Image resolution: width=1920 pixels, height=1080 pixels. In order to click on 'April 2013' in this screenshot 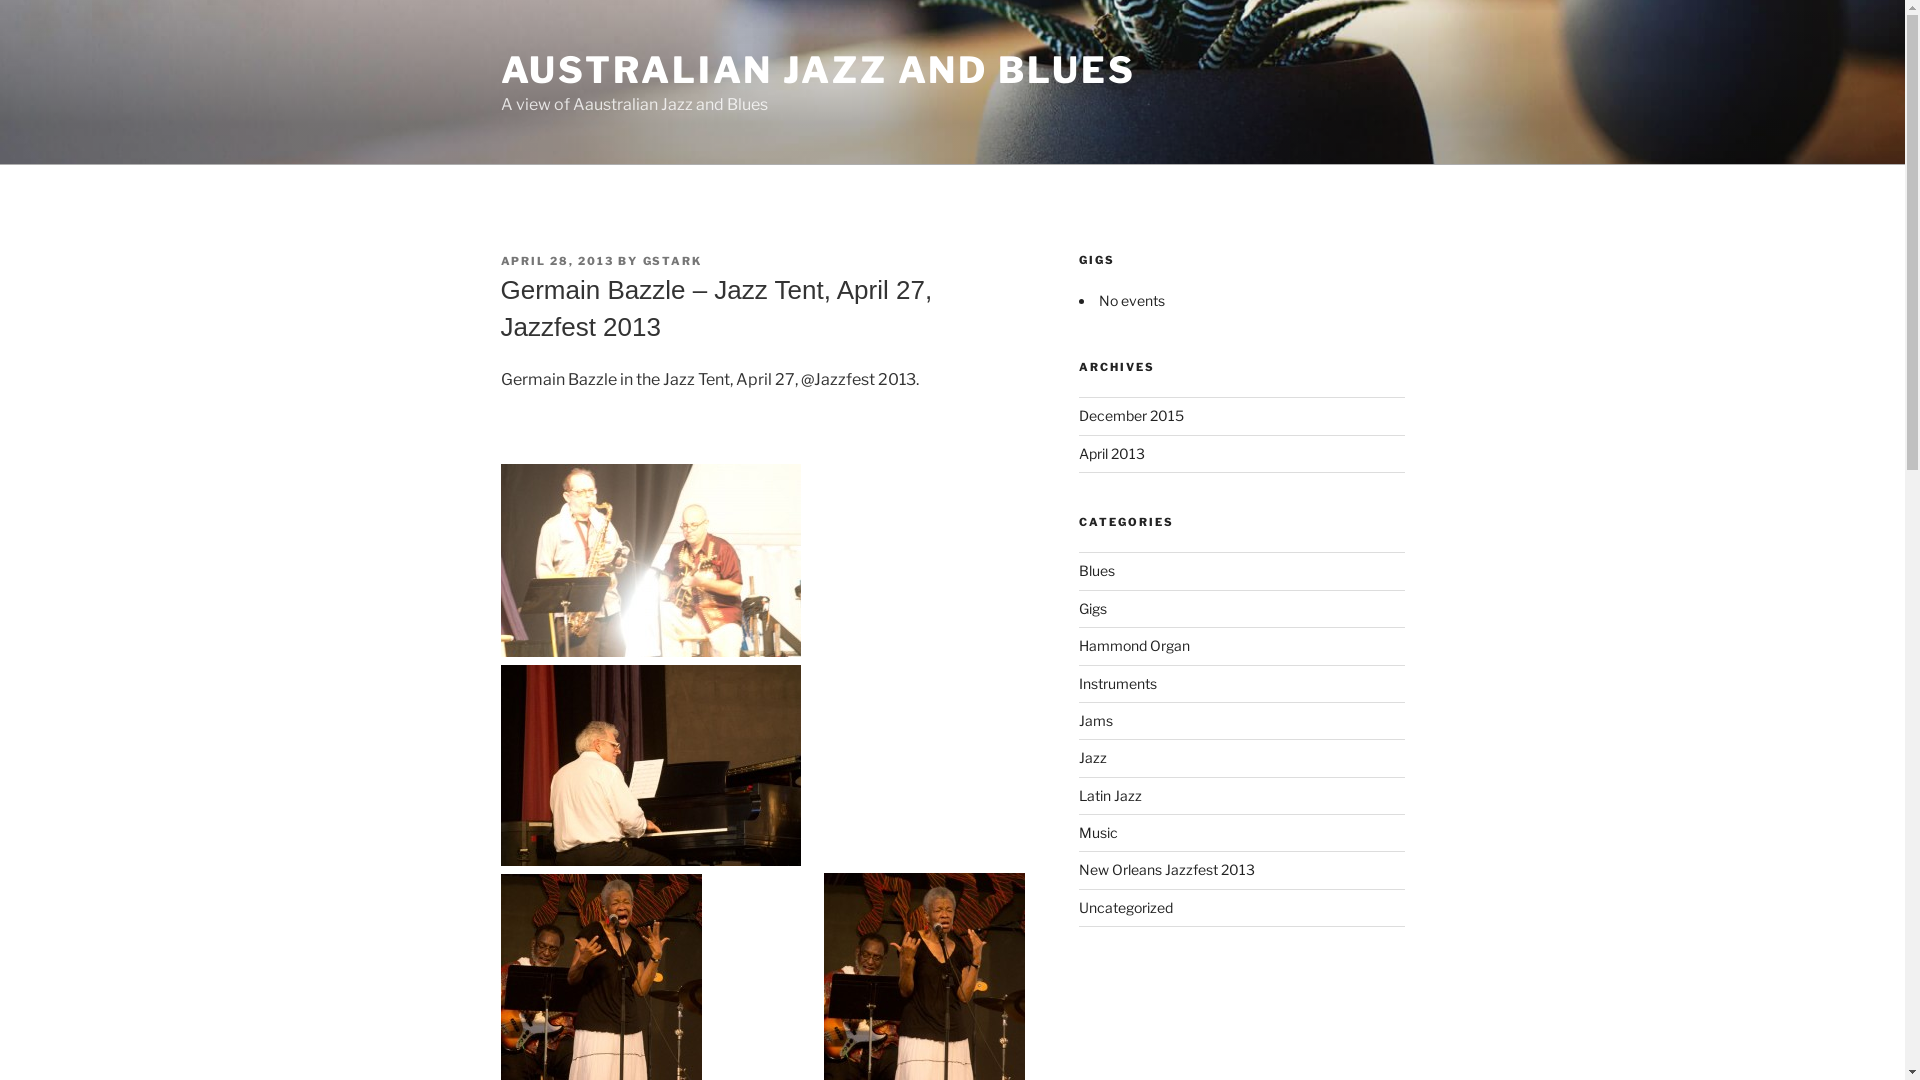, I will do `click(1111, 453)`.